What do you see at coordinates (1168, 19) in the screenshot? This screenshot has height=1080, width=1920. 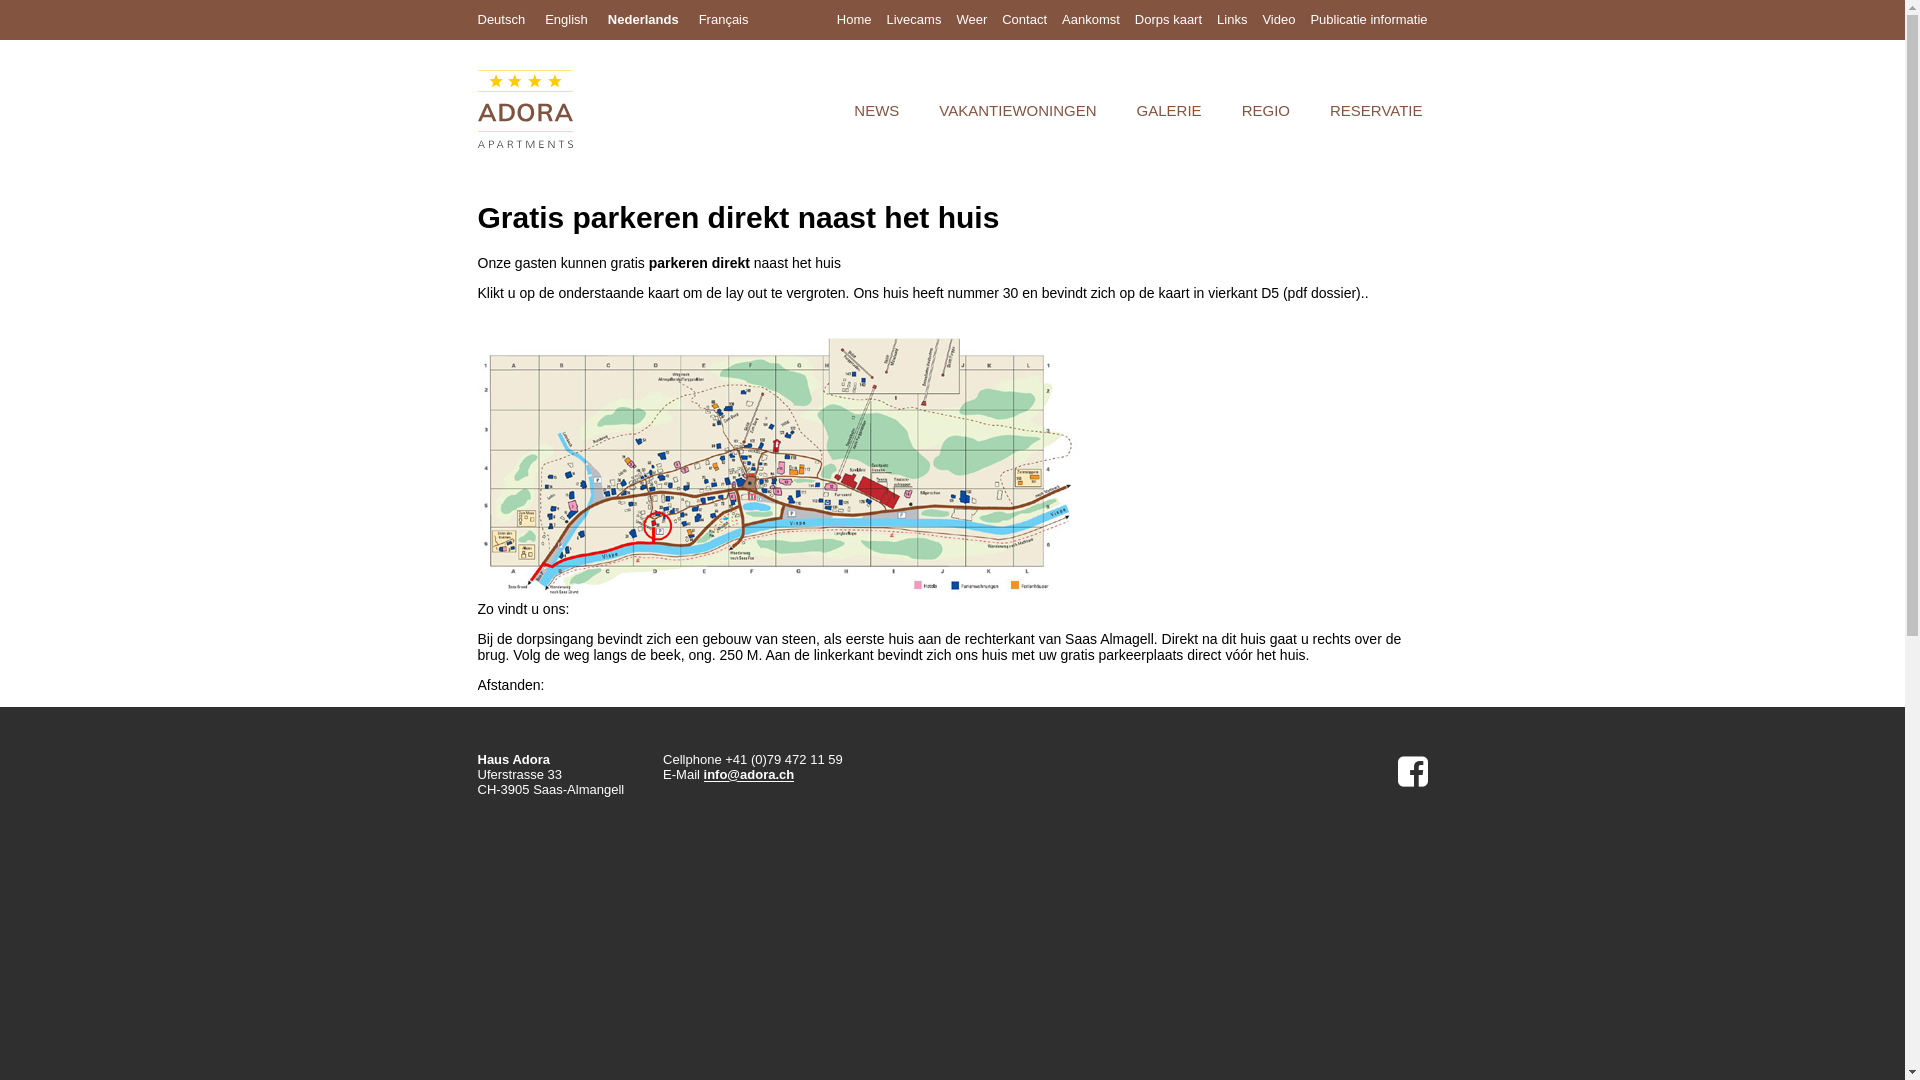 I see `'Dorps kaart'` at bounding box center [1168, 19].